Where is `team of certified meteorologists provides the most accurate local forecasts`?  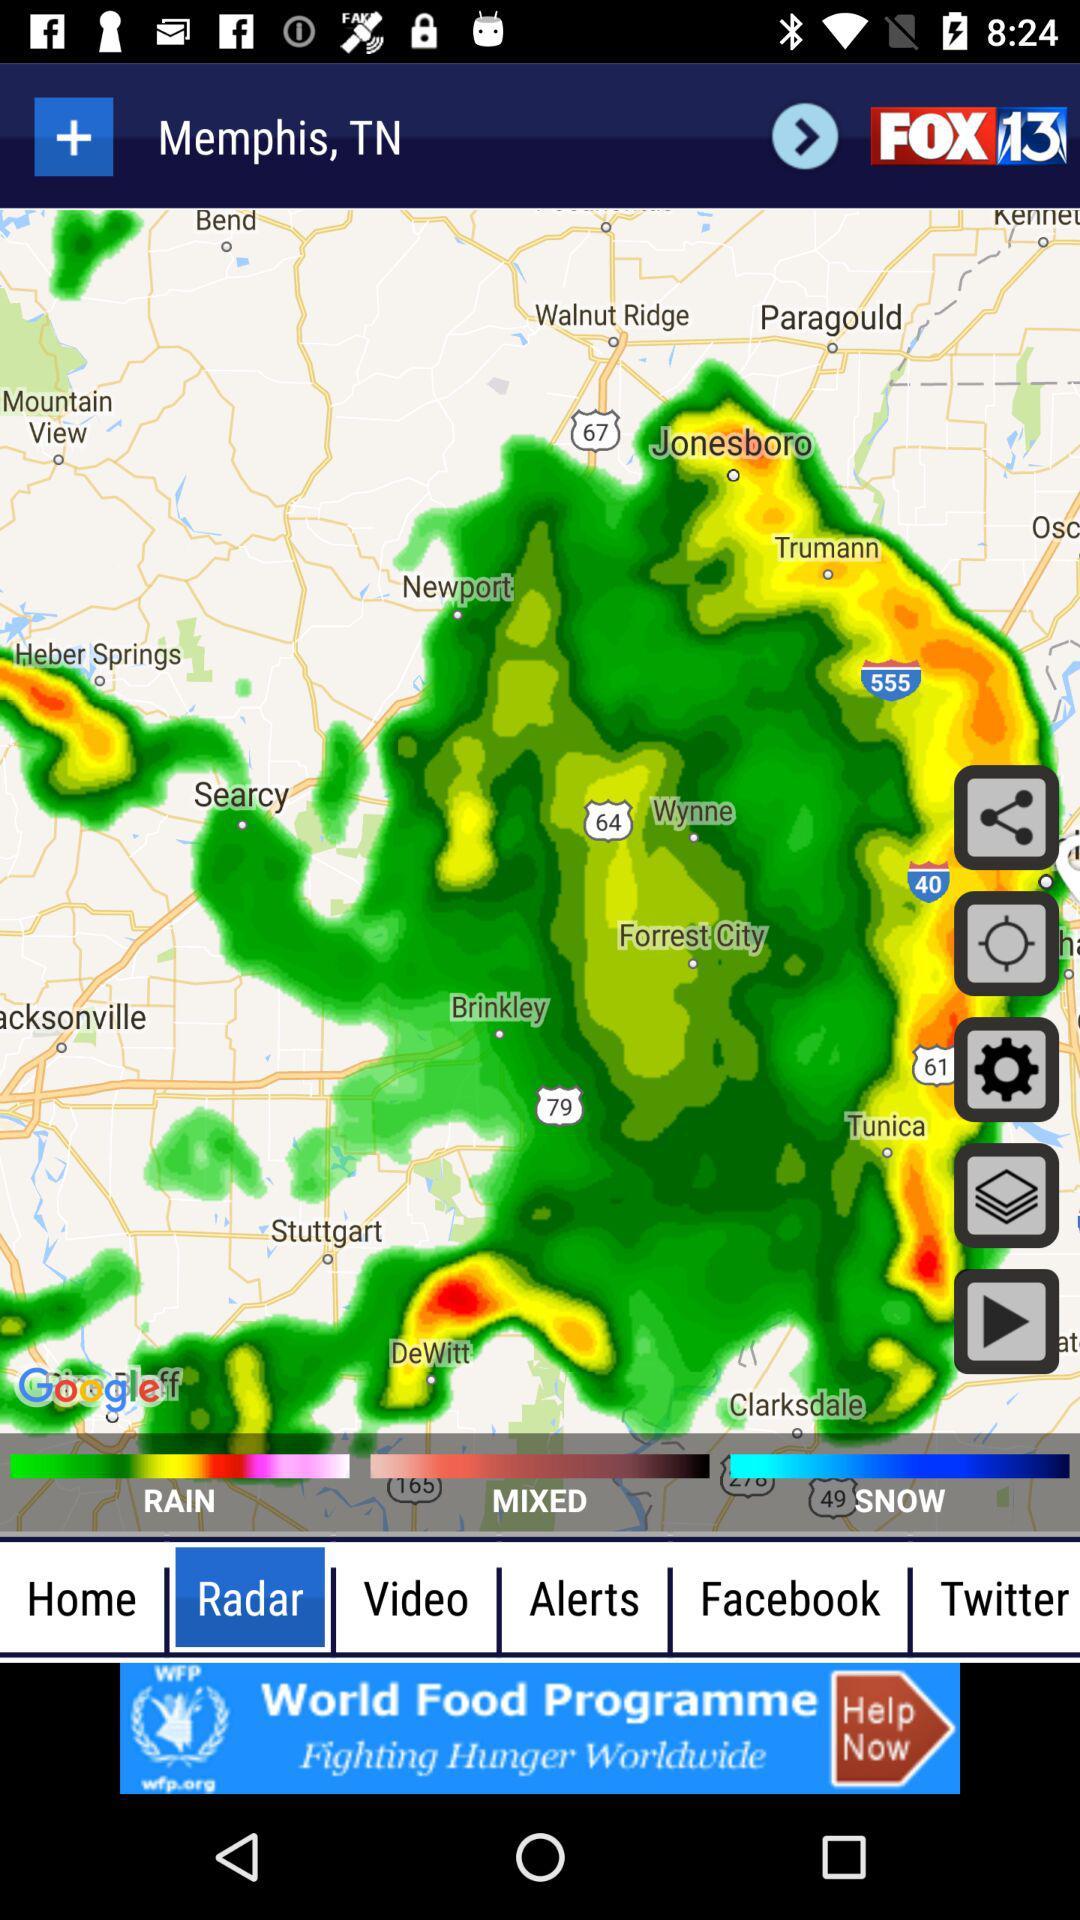
team of certified meteorologists provides the most accurate local forecasts is located at coordinates (967, 135).